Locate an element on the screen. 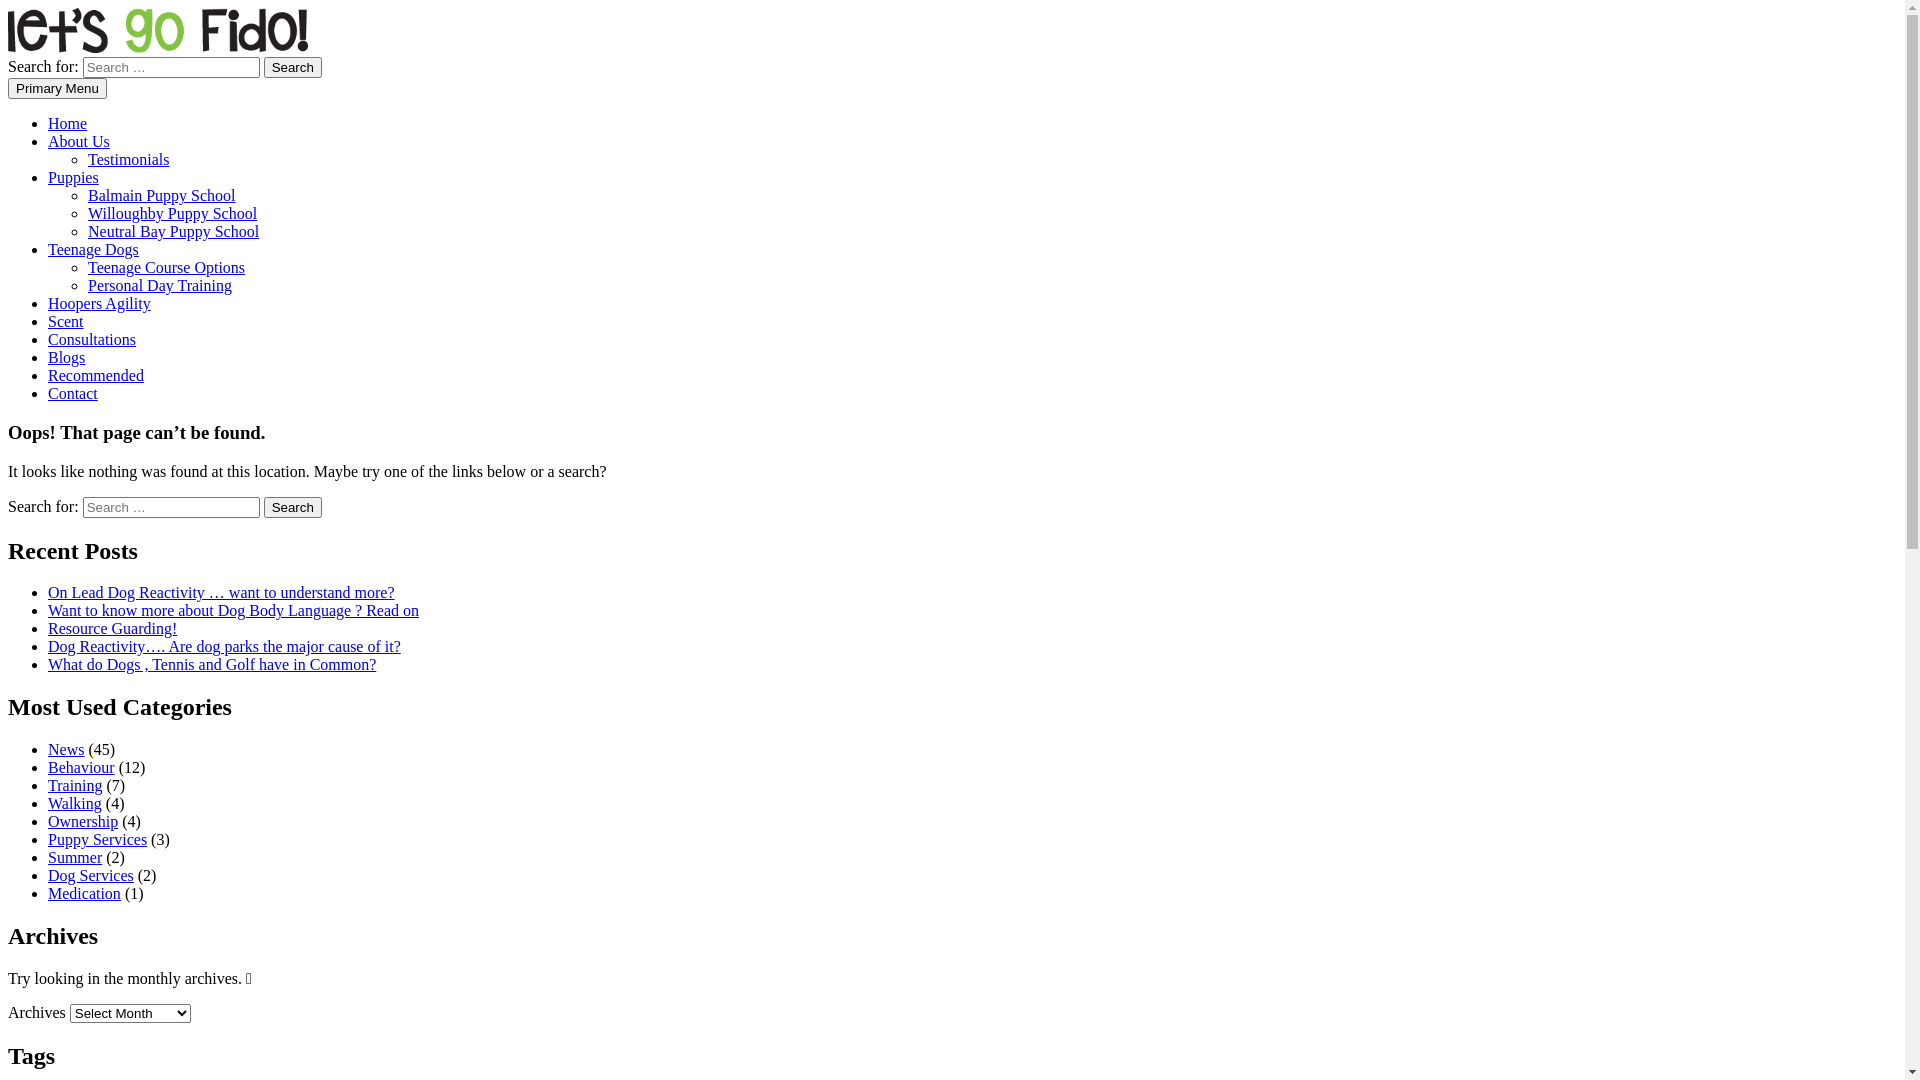 This screenshot has height=1080, width=1920. 'Want to know more about Dog Body Language ? Read on' is located at coordinates (233, 609).